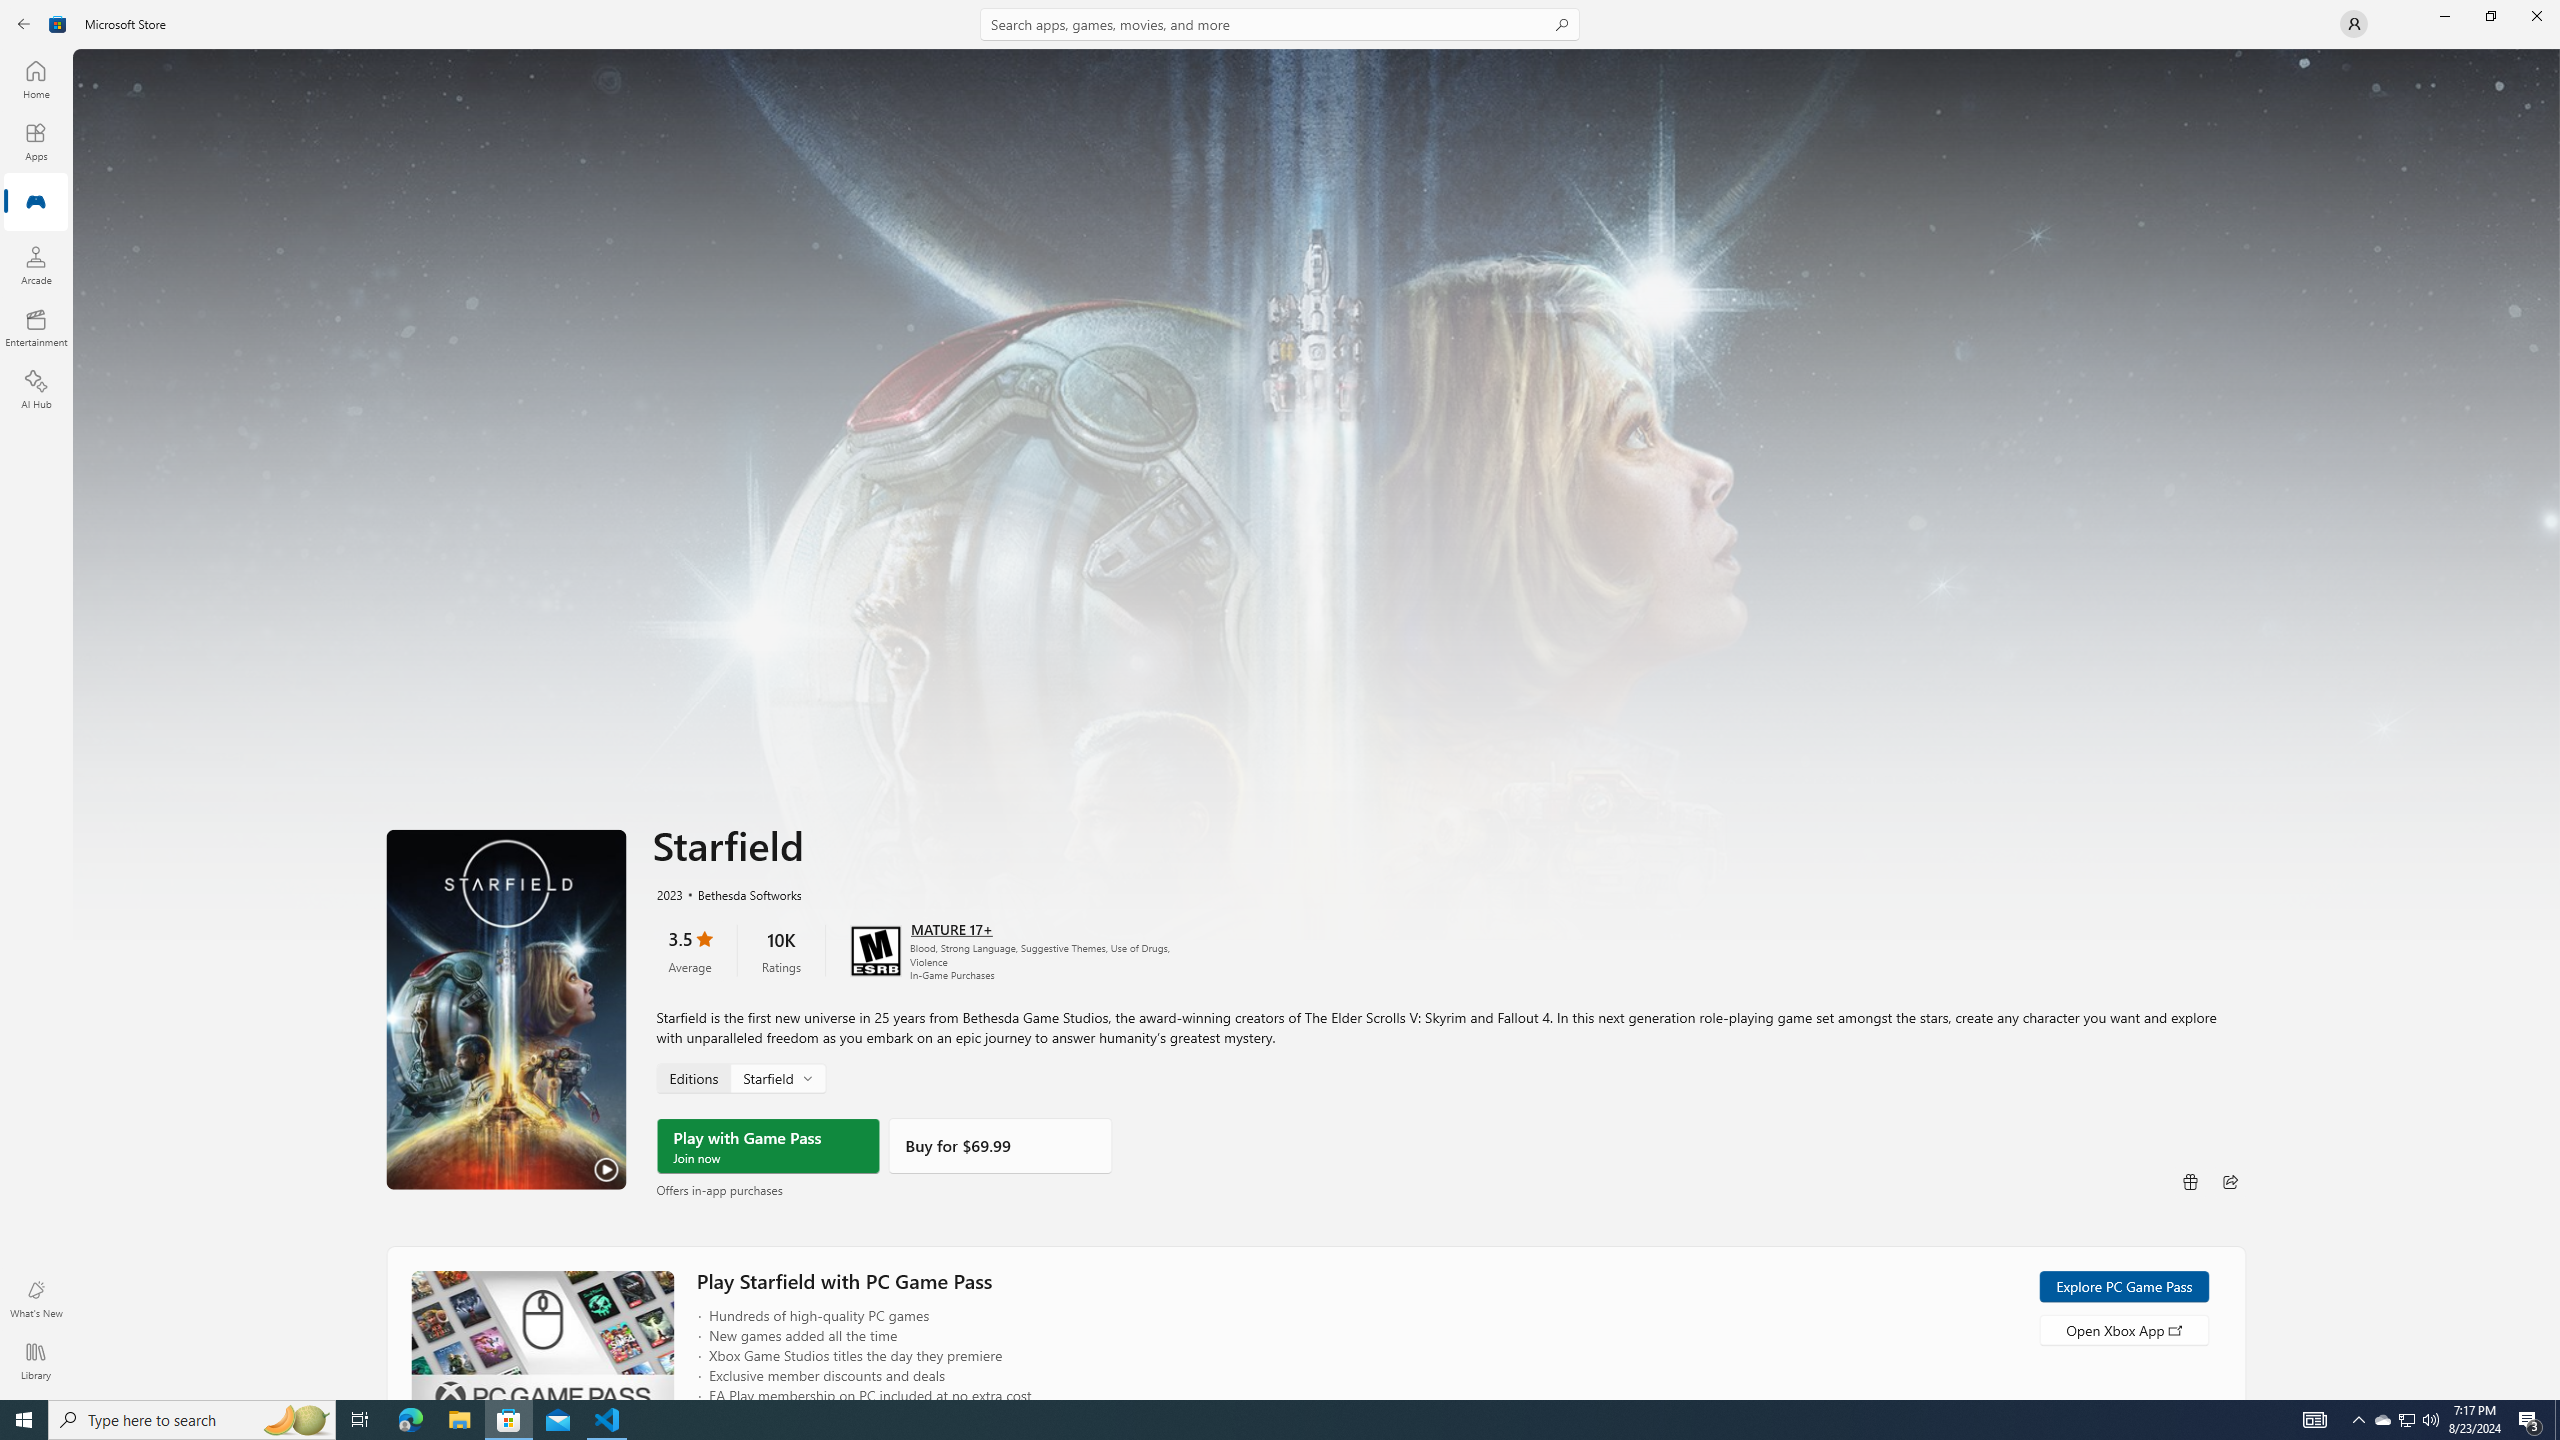  What do you see at coordinates (34, 141) in the screenshot?
I see `'Apps'` at bounding box center [34, 141].